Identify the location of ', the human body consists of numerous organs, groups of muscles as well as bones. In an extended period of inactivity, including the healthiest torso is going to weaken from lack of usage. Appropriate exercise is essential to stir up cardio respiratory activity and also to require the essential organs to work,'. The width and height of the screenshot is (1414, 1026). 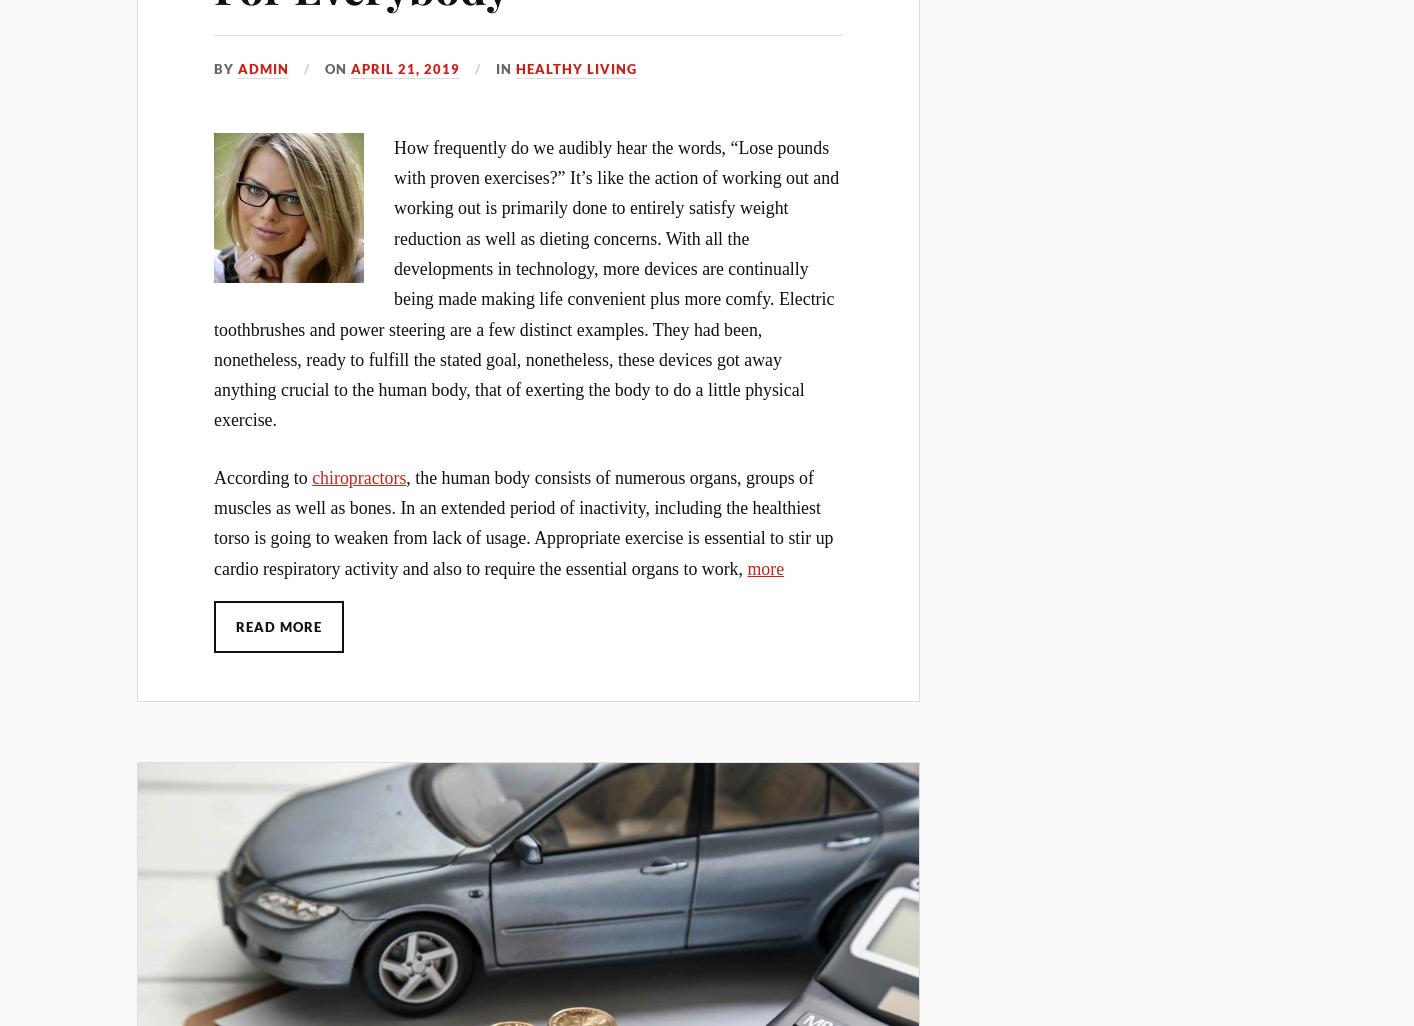
(522, 522).